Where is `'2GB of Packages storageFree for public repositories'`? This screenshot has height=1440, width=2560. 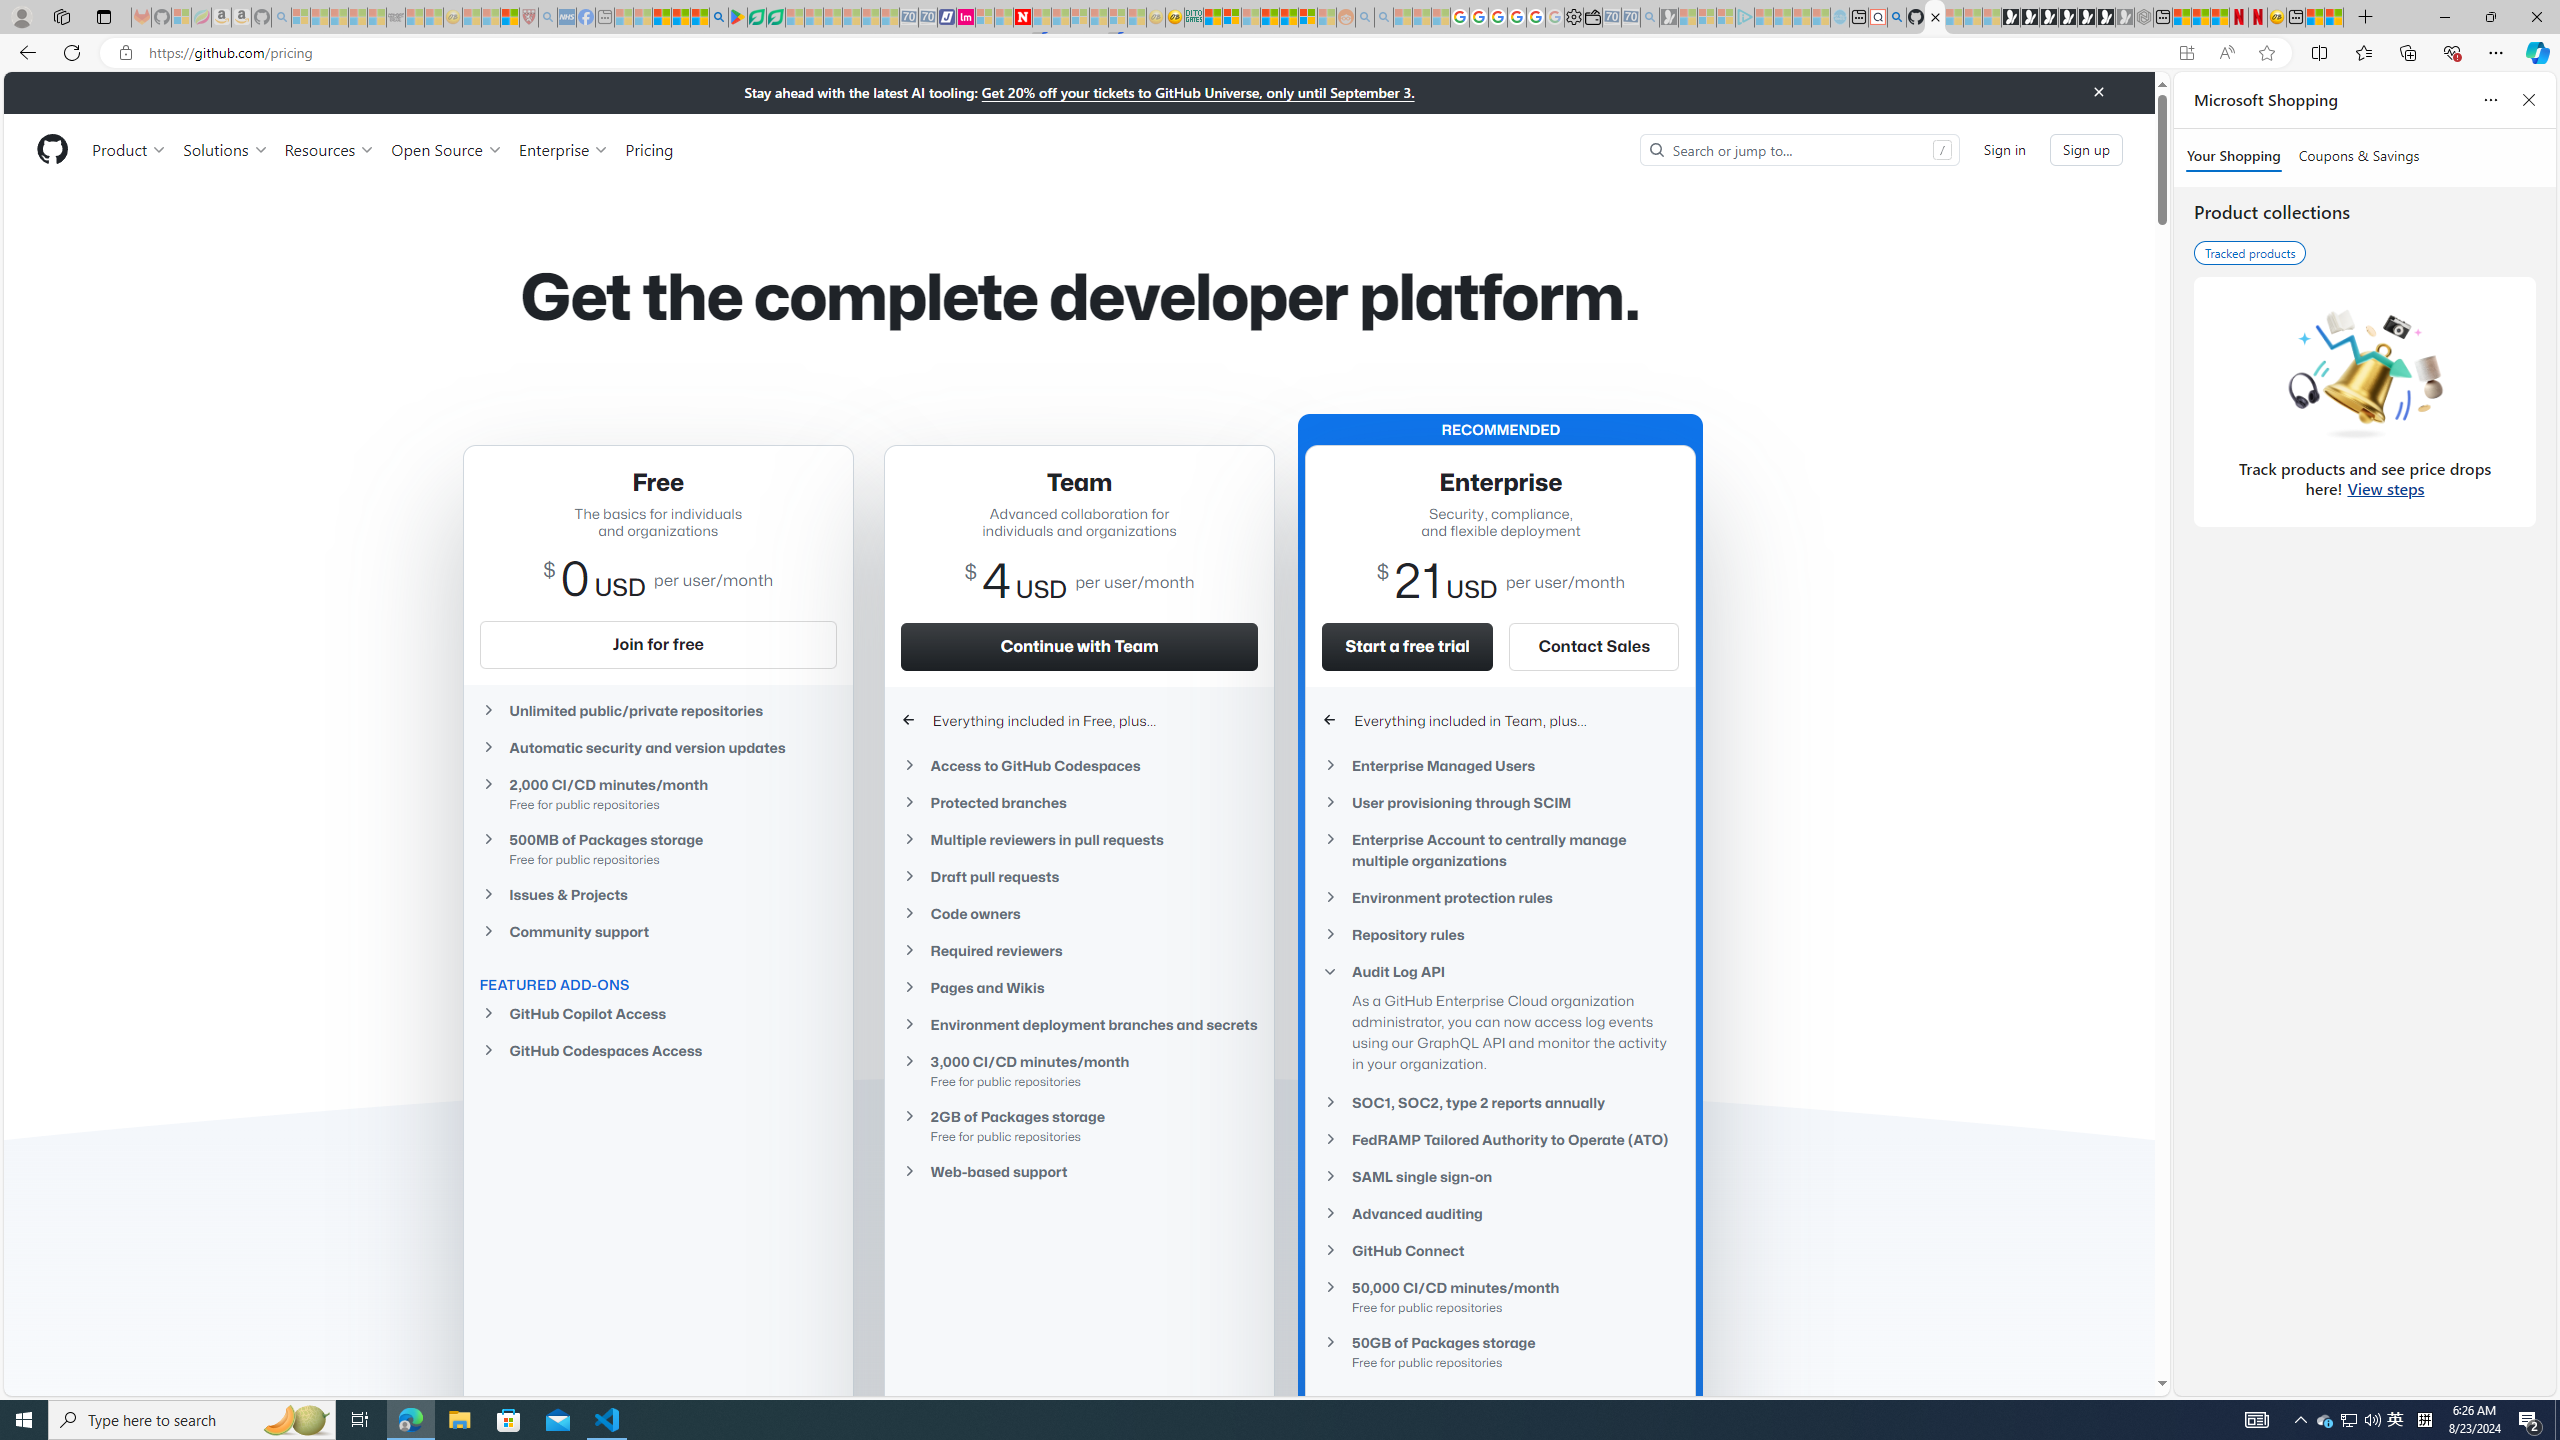
'2GB of Packages storageFree for public repositories' is located at coordinates (1080, 1125).